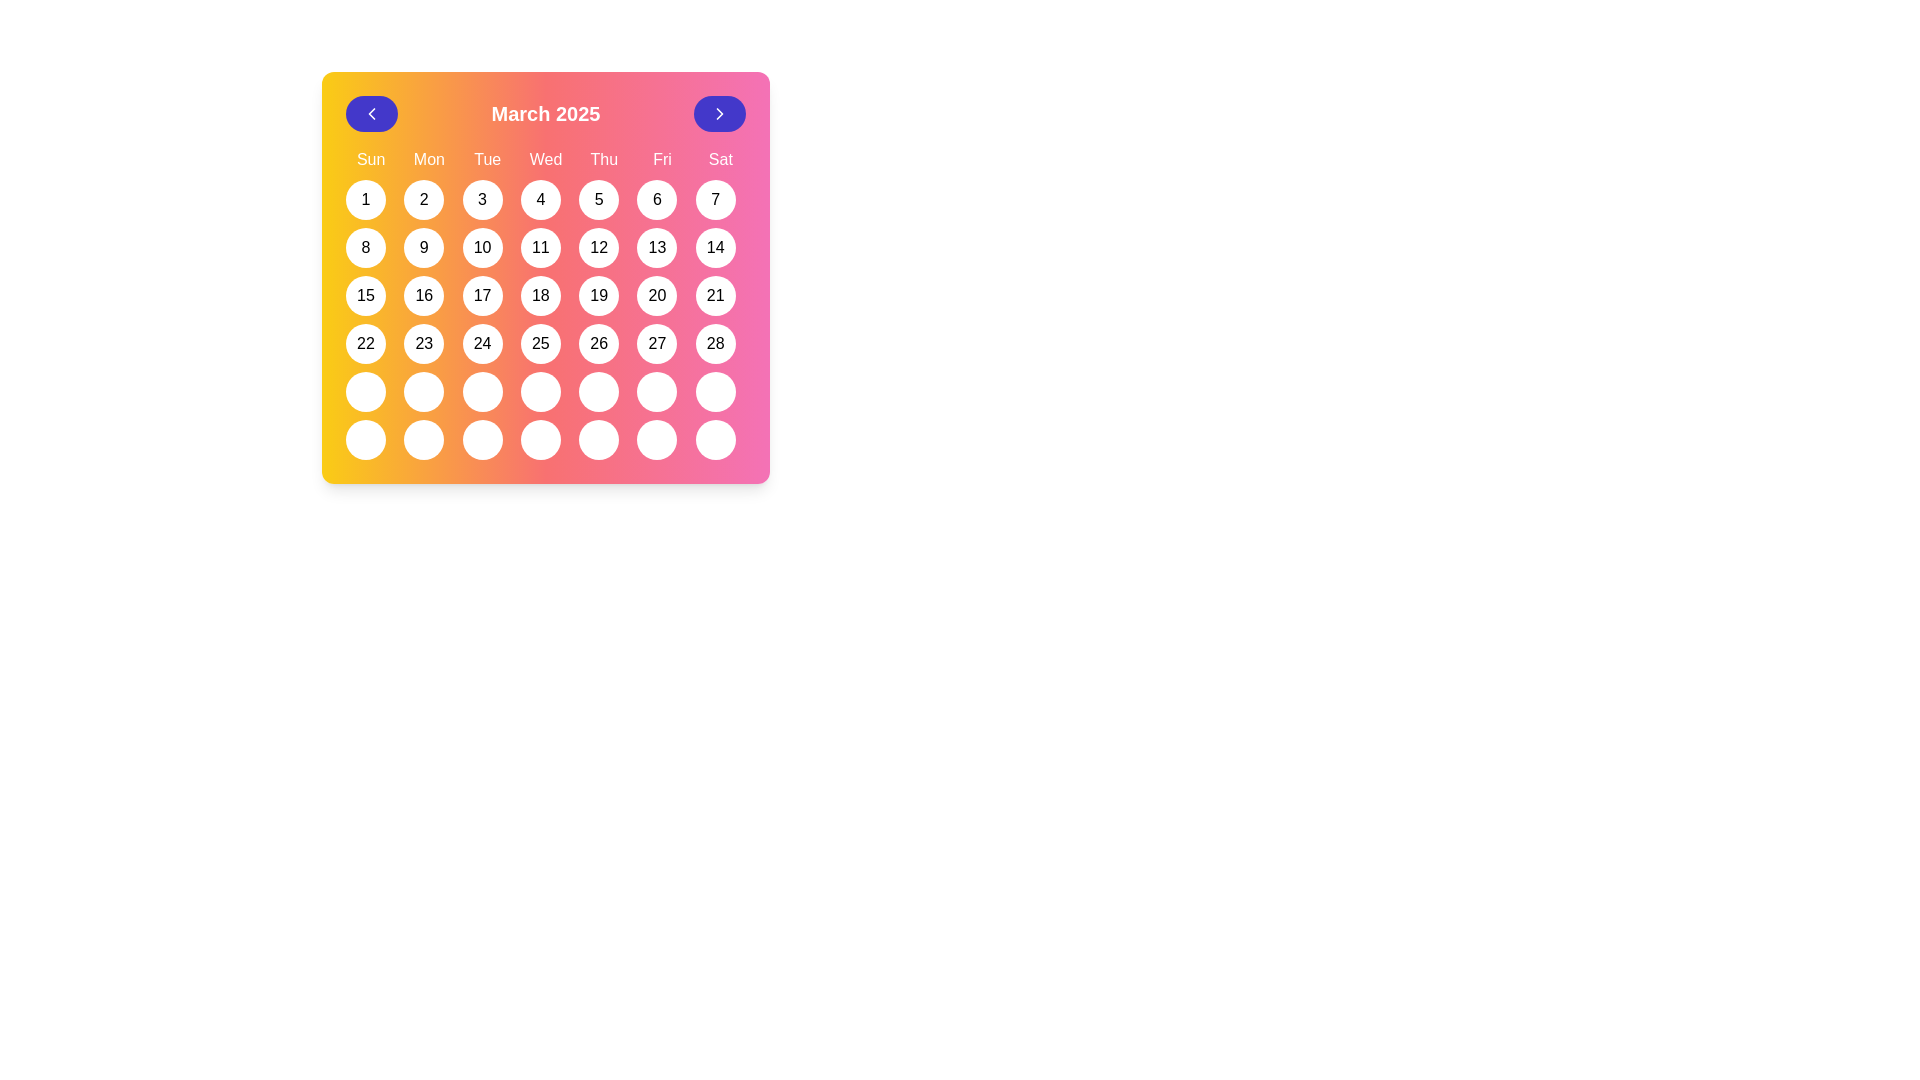 The height and width of the screenshot is (1080, 1920). What do you see at coordinates (423, 438) in the screenshot?
I see `the interactive button located in the sixth row and second column of the calendar grid, which indicates a specific date or empty day slot` at bounding box center [423, 438].